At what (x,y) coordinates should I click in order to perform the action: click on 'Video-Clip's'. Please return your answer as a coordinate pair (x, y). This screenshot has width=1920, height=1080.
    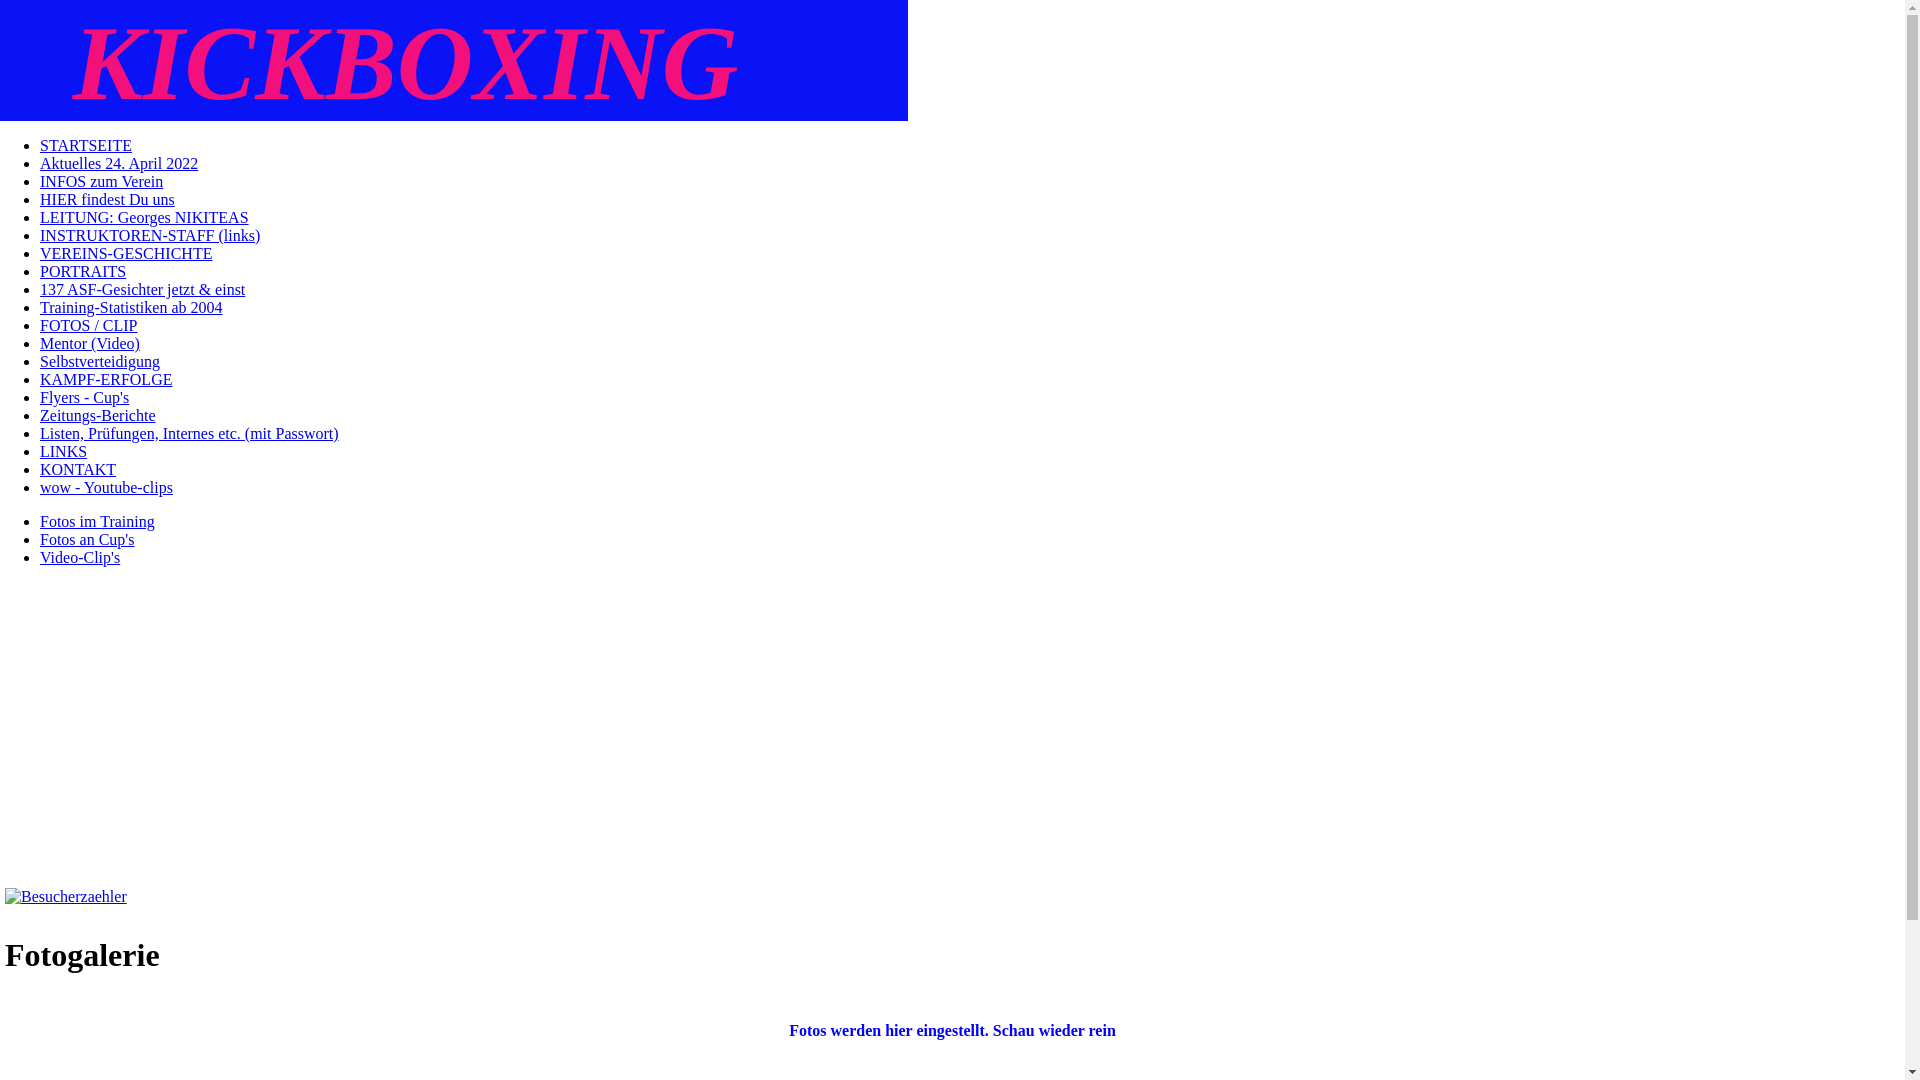
    Looking at the image, I should click on (80, 557).